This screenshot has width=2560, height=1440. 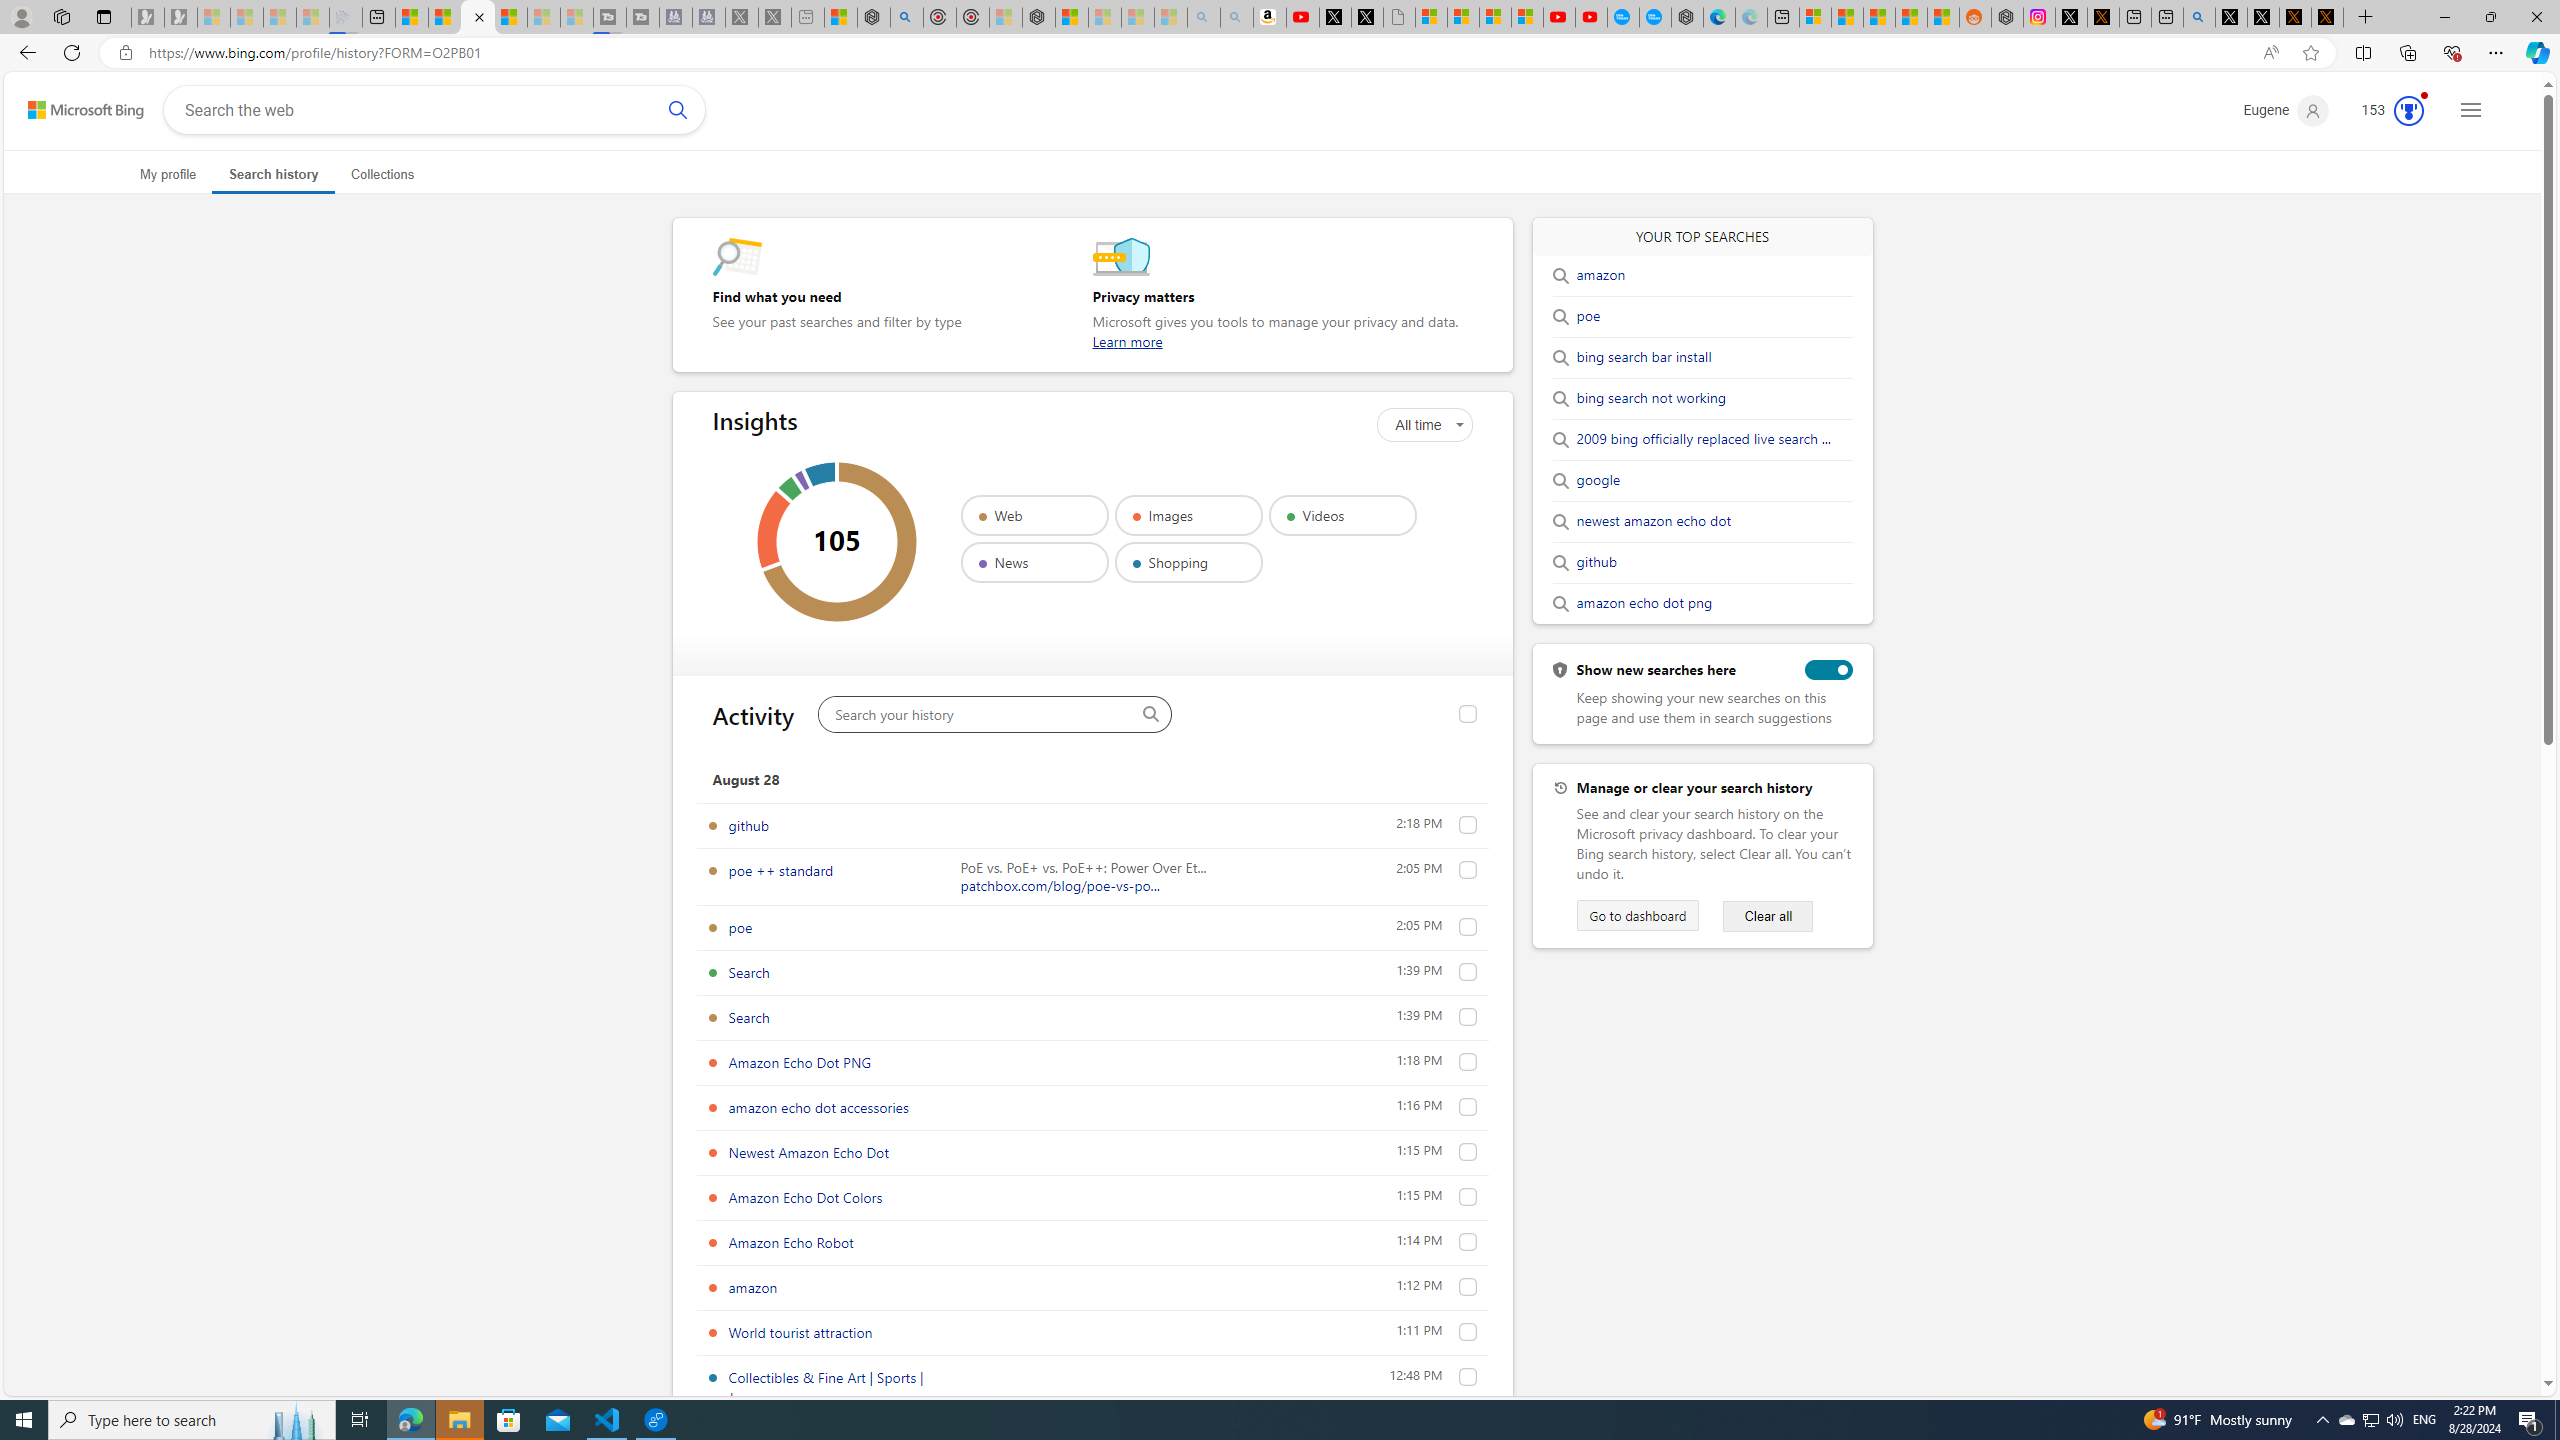 I want to click on 'Class: el_arc partner-news', so click(x=800, y=479).